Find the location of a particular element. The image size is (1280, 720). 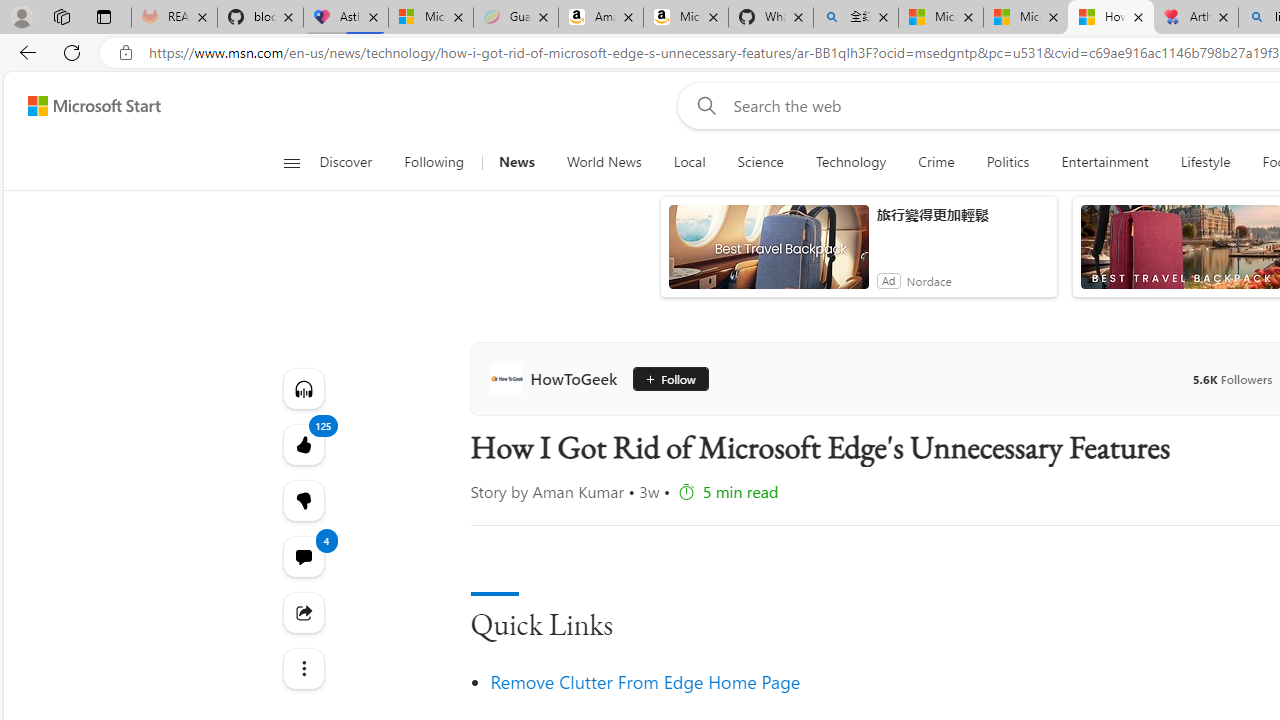

'Entertainment' is located at coordinates (1104, 162).